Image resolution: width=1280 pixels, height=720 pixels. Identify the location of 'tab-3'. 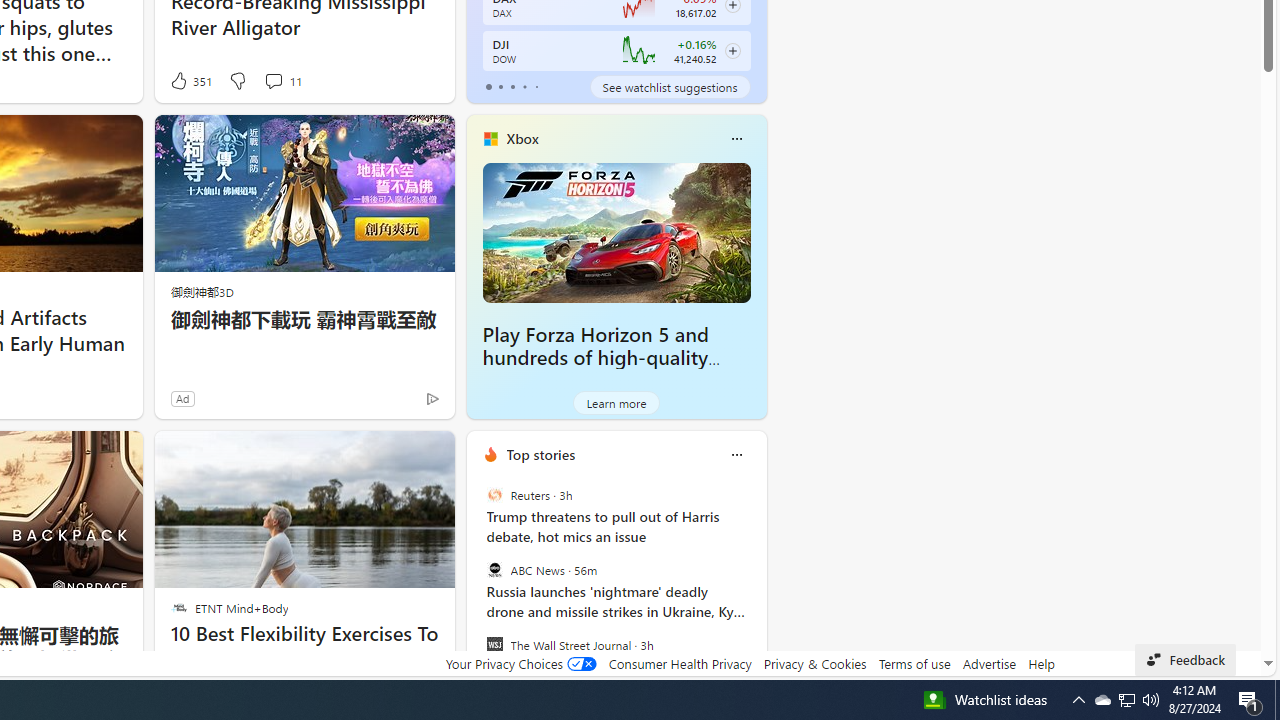
(524, 86).